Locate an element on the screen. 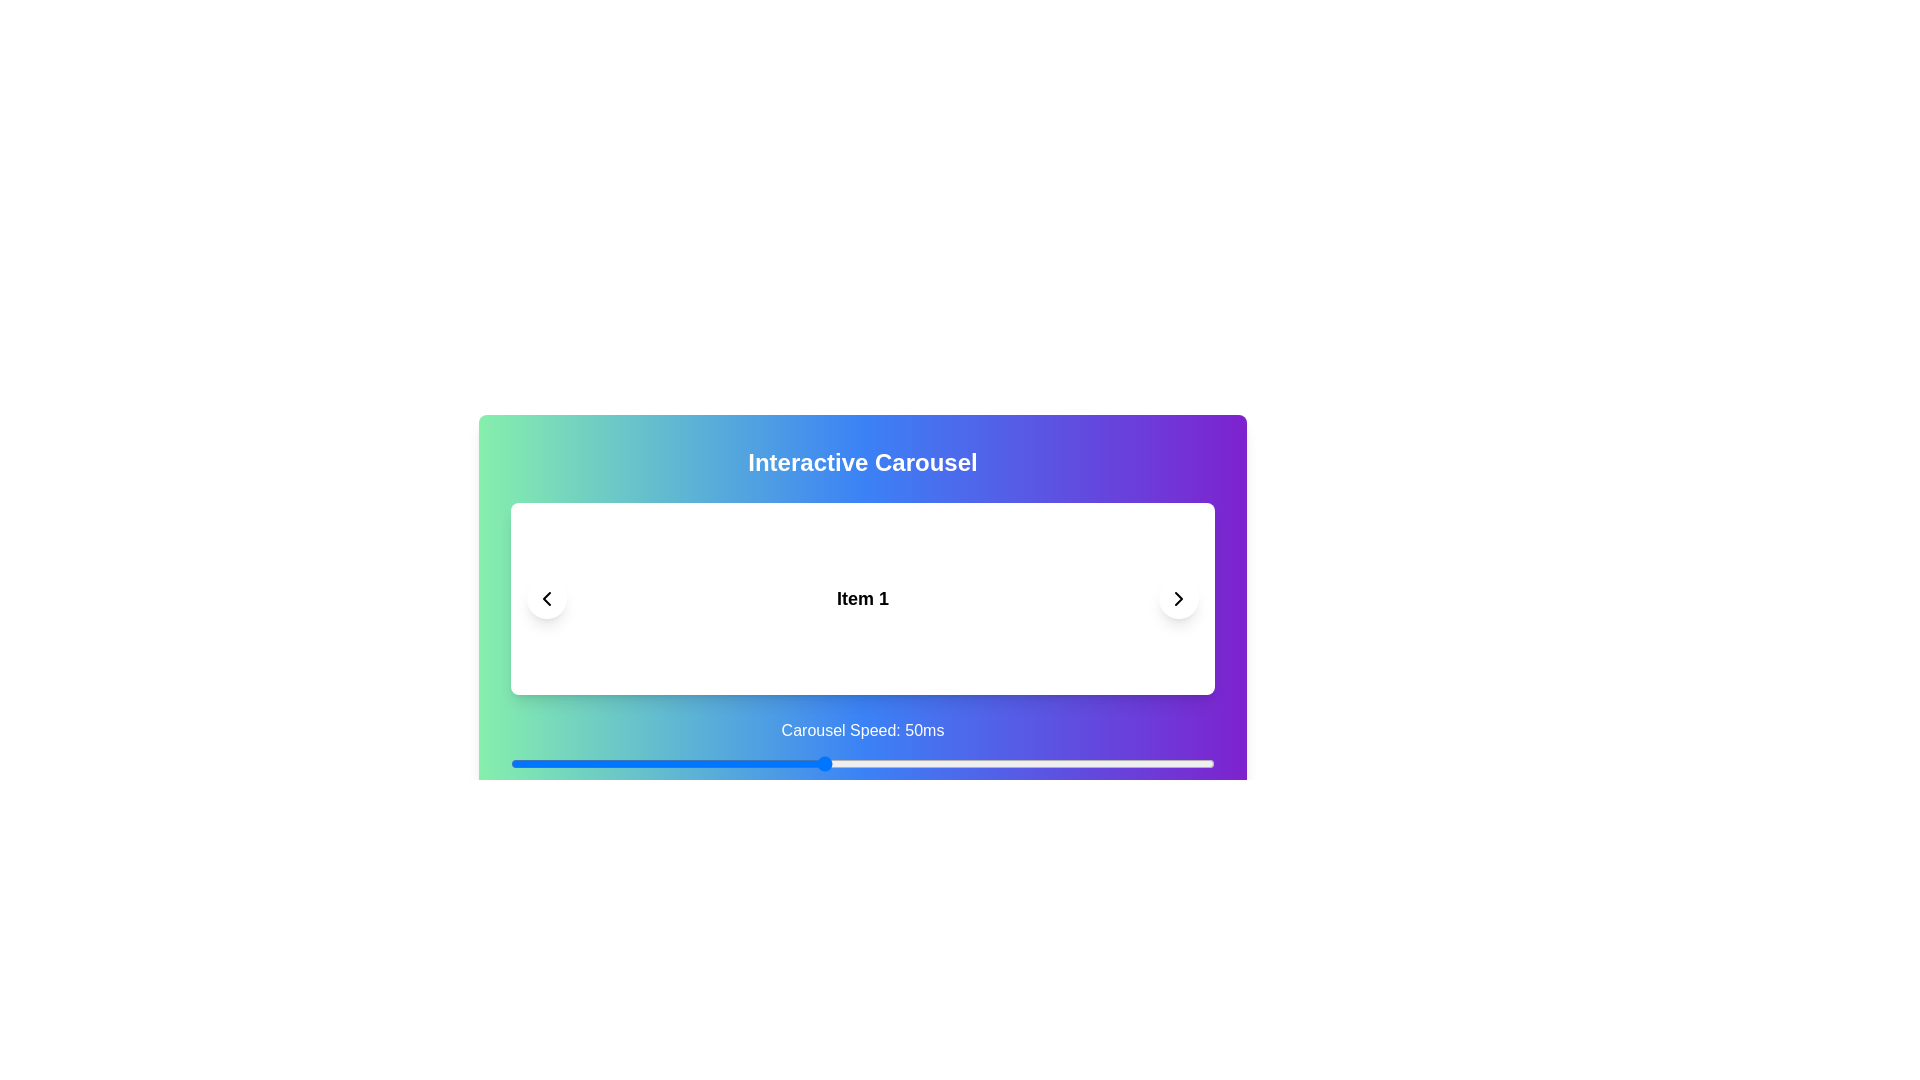 Image resolution: width=1920 pixels, height=1080 pixels. the left navigation arrow to move to the previous carousel item is located at coordinates (547, 597).